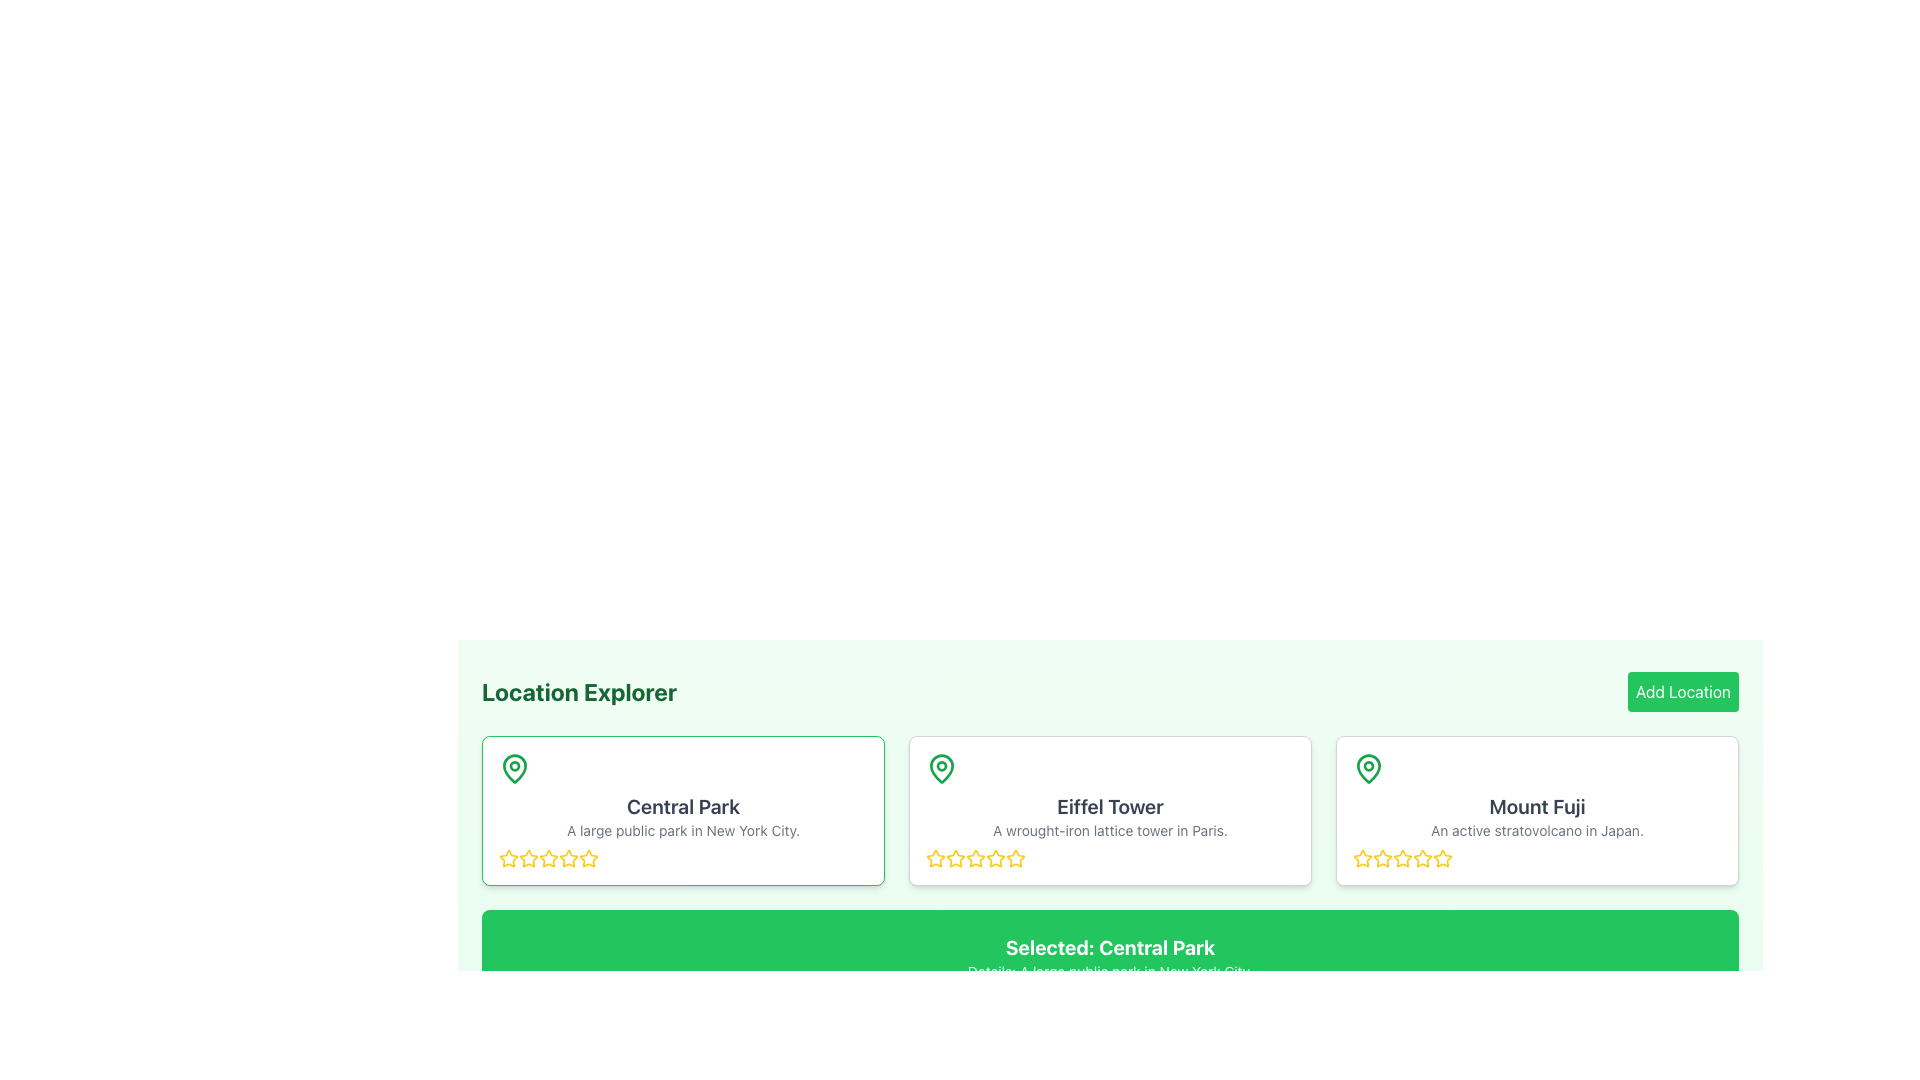  What do you see at coordinates (568, 857) in the screenshot?
I see `the fourth star icon in the rating bar located below the 'Central Park' section` at bounding box center [568, 857].